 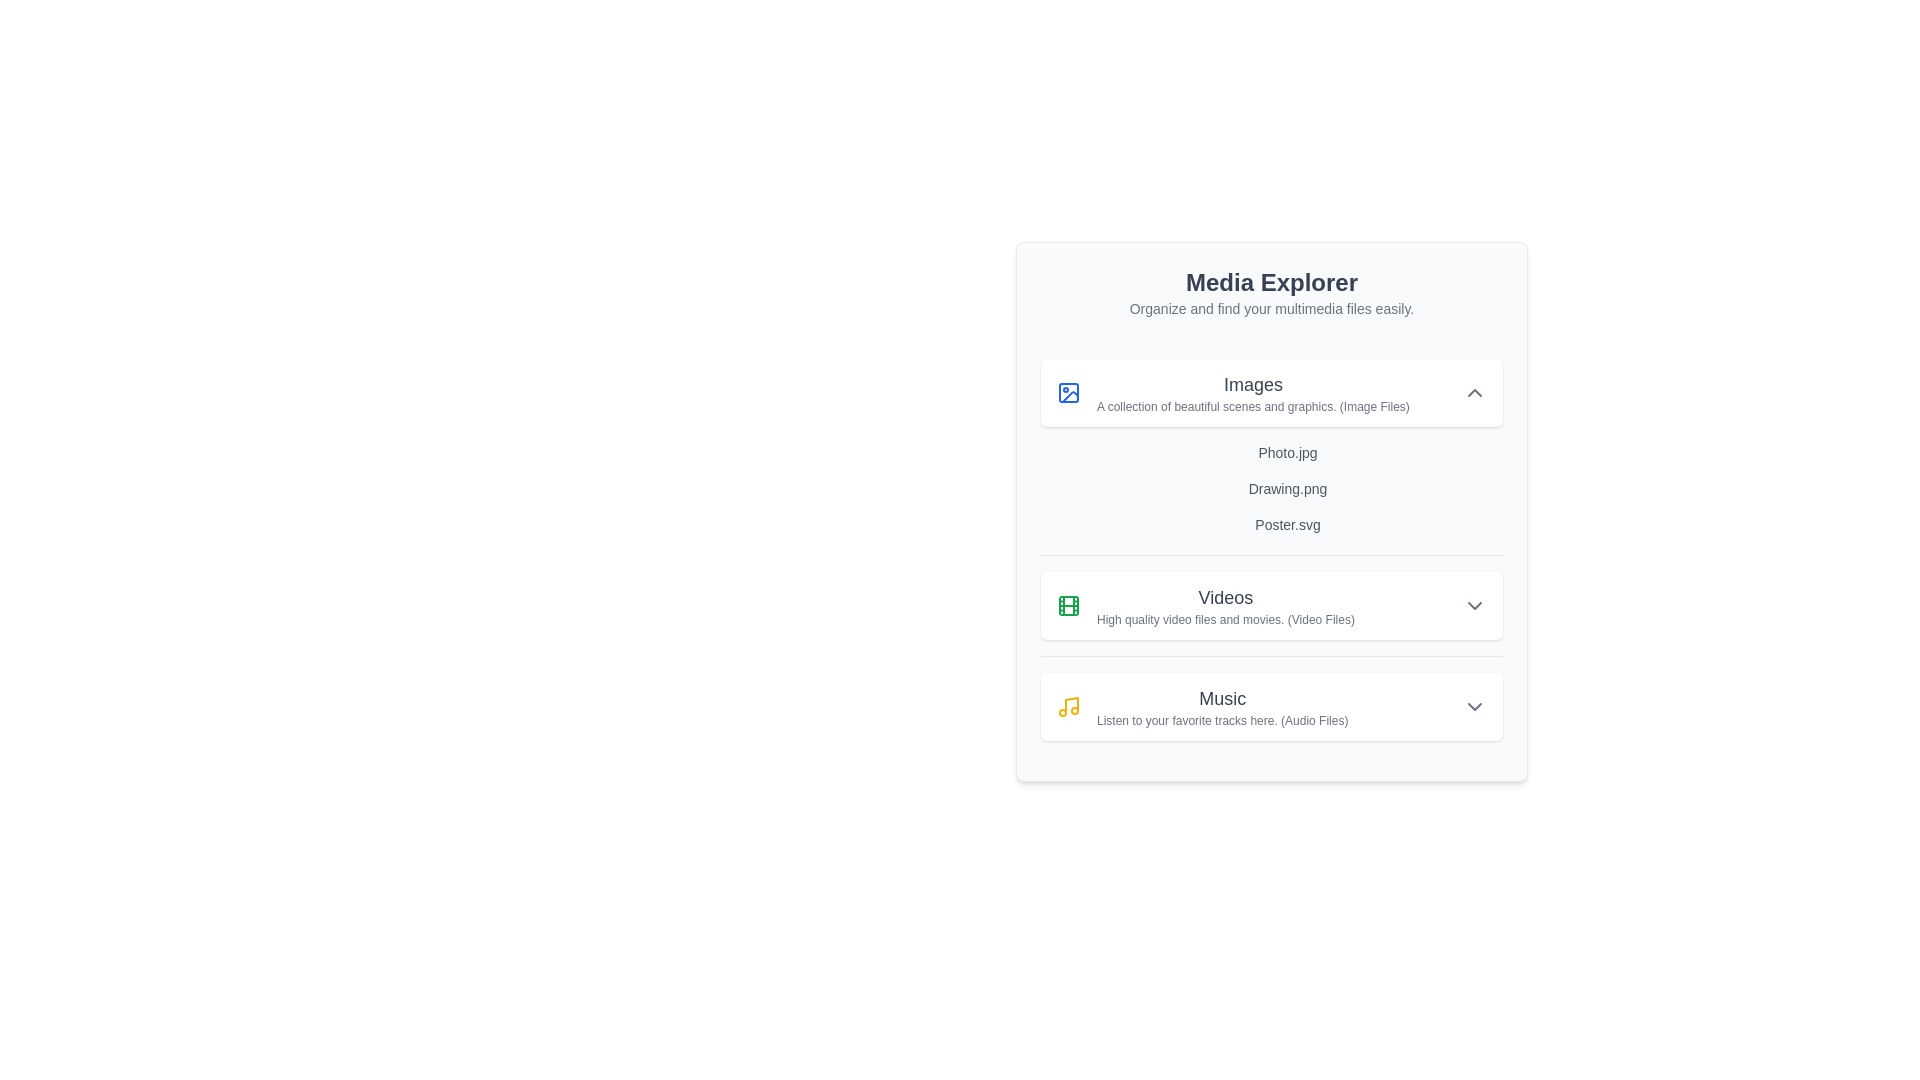 I want to click on the individual file names listed inside the 'Images' collapsible section header, which contains 'Photo.jpg', 'Drawing.png', and 'Poster.svg', so click(x=1271, y=447).